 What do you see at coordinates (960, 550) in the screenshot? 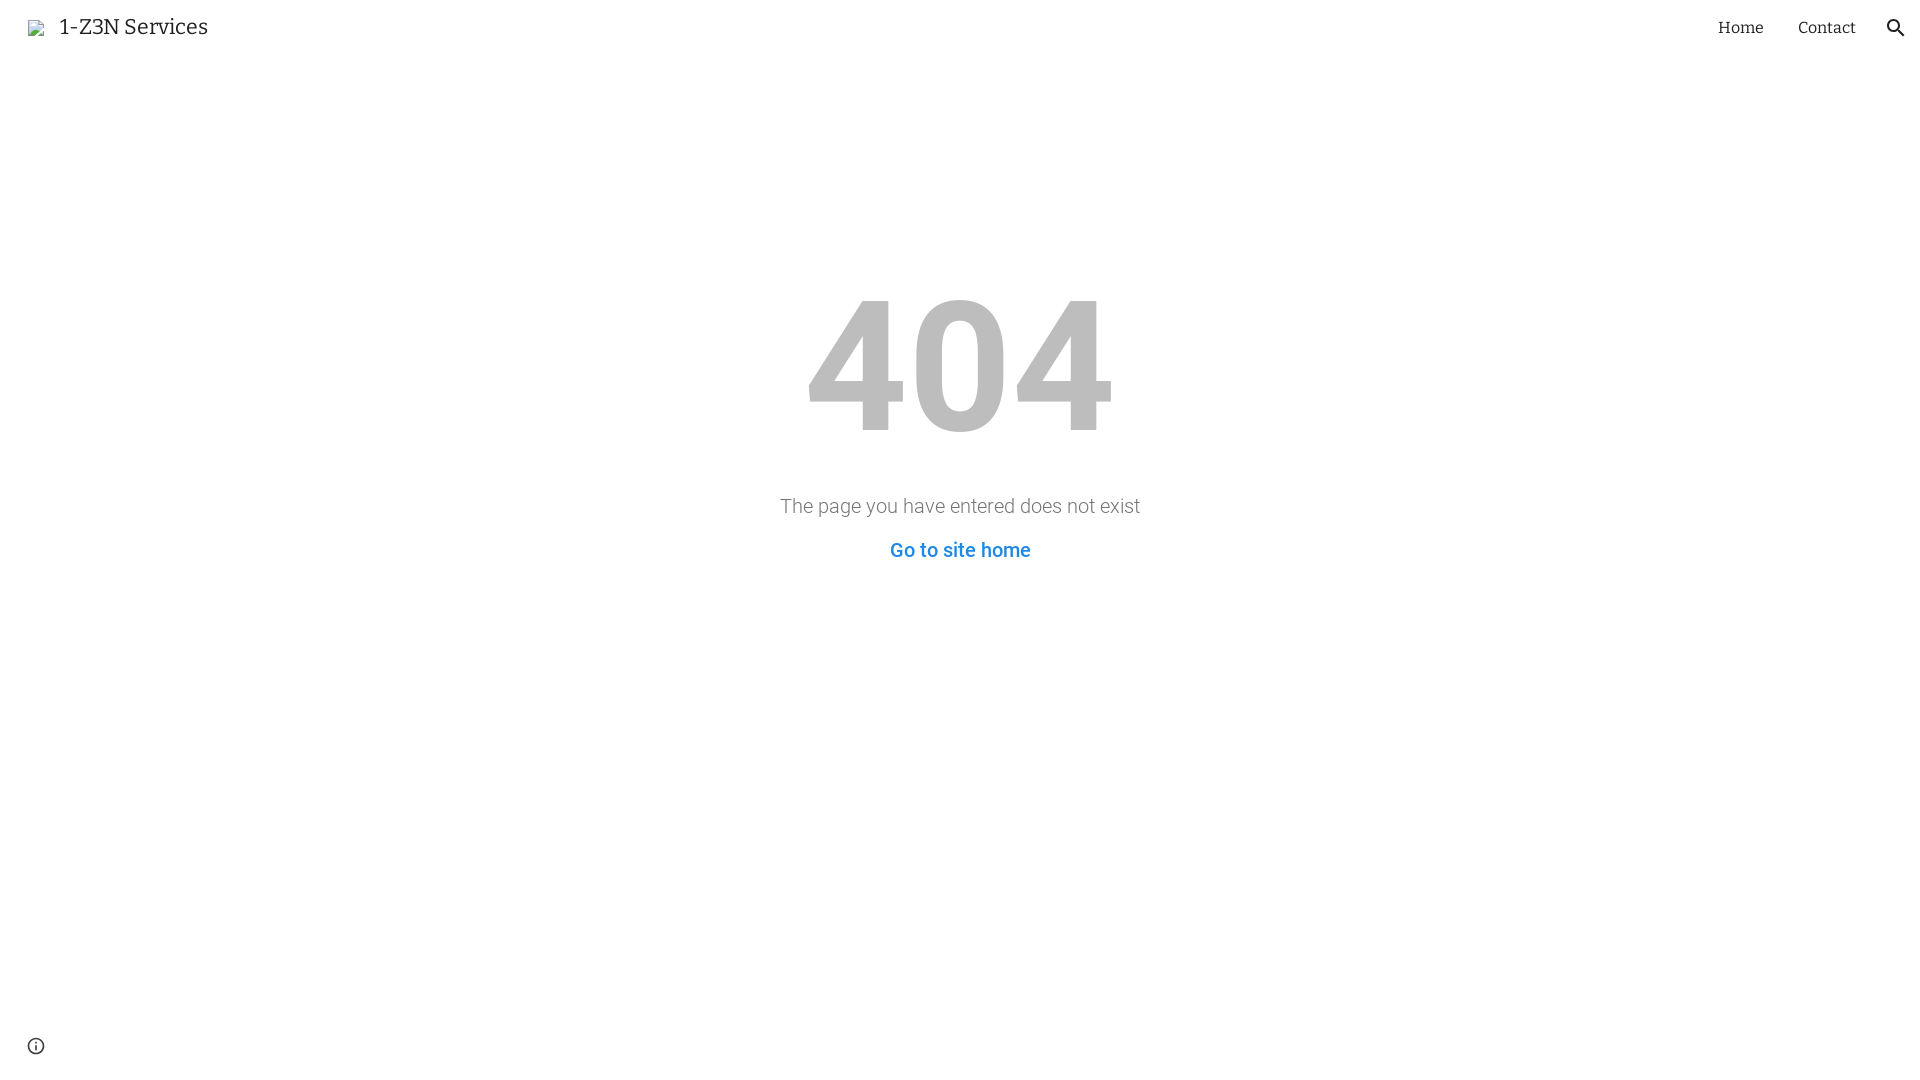
I see `'Go to site home'` at bounding box center [960, 550].